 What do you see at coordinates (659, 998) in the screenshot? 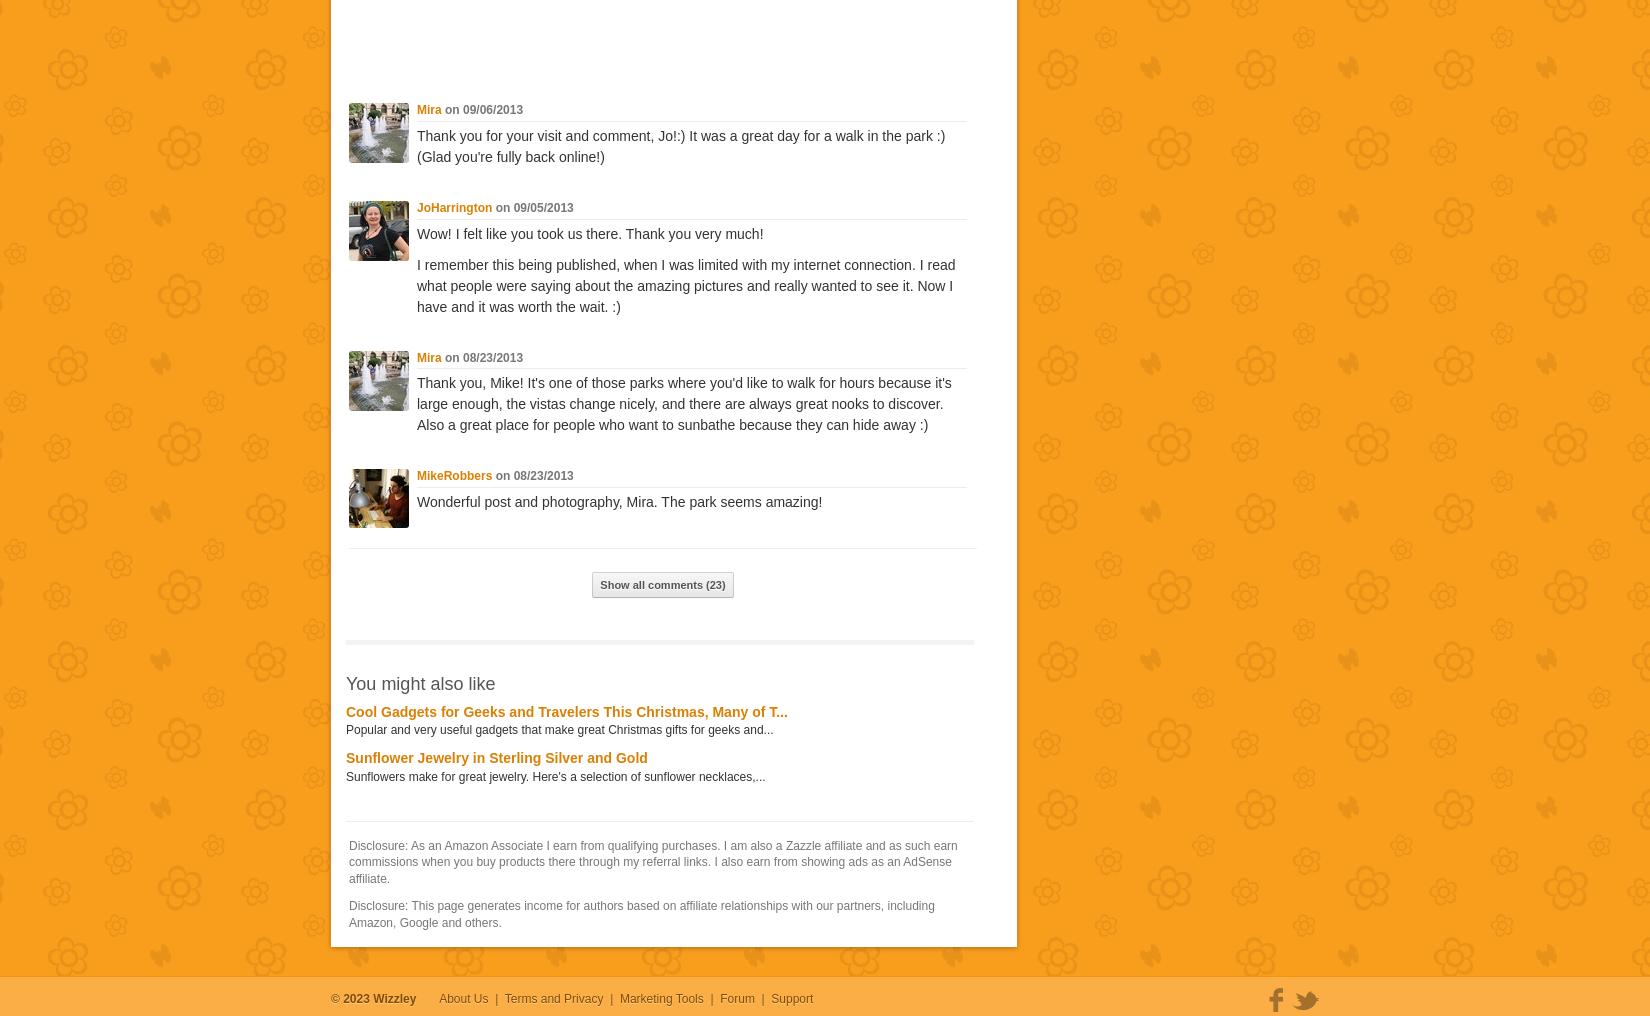
I see `'Marketing Tools'` at bounding box center [659, 998].